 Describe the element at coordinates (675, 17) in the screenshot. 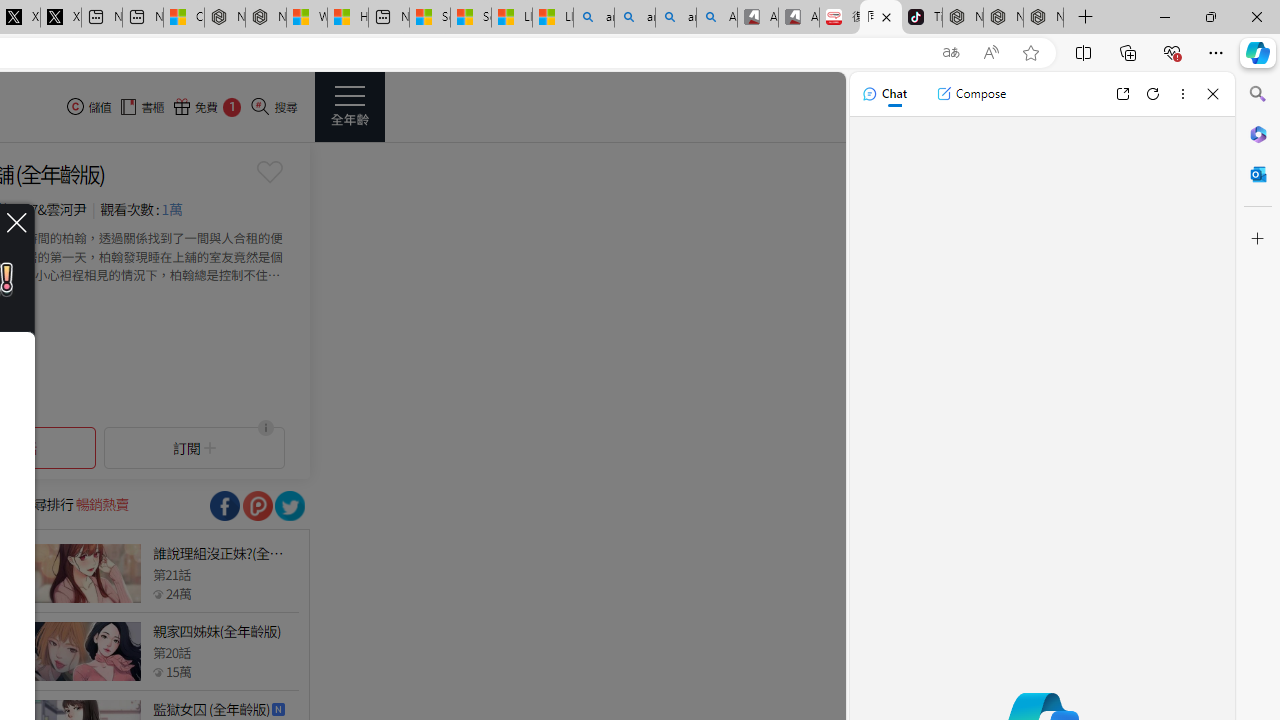

I see `'amazon - Search Images'` at that location.